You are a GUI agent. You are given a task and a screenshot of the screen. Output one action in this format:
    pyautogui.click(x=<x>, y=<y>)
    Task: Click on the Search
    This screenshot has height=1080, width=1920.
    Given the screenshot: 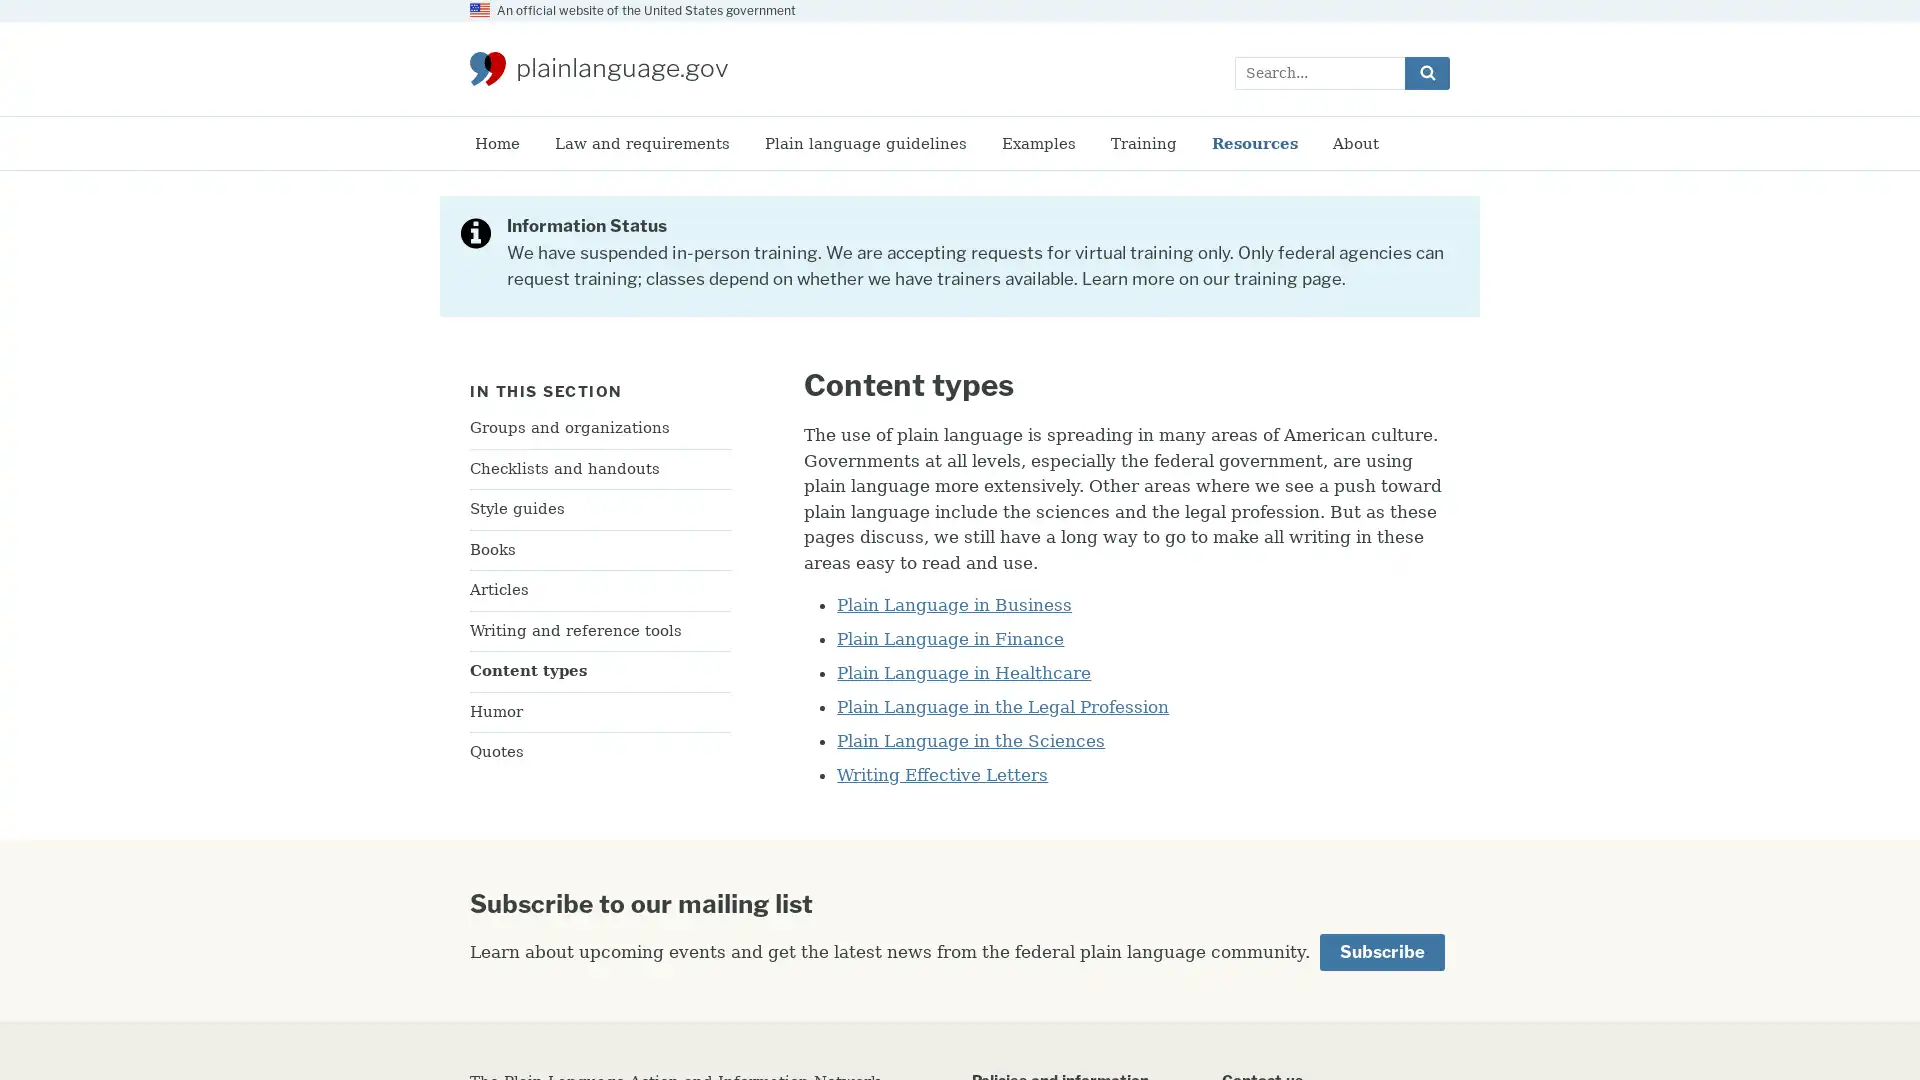 What is the action you would take?
    pyautogui.click(x=1426, y=71)
    